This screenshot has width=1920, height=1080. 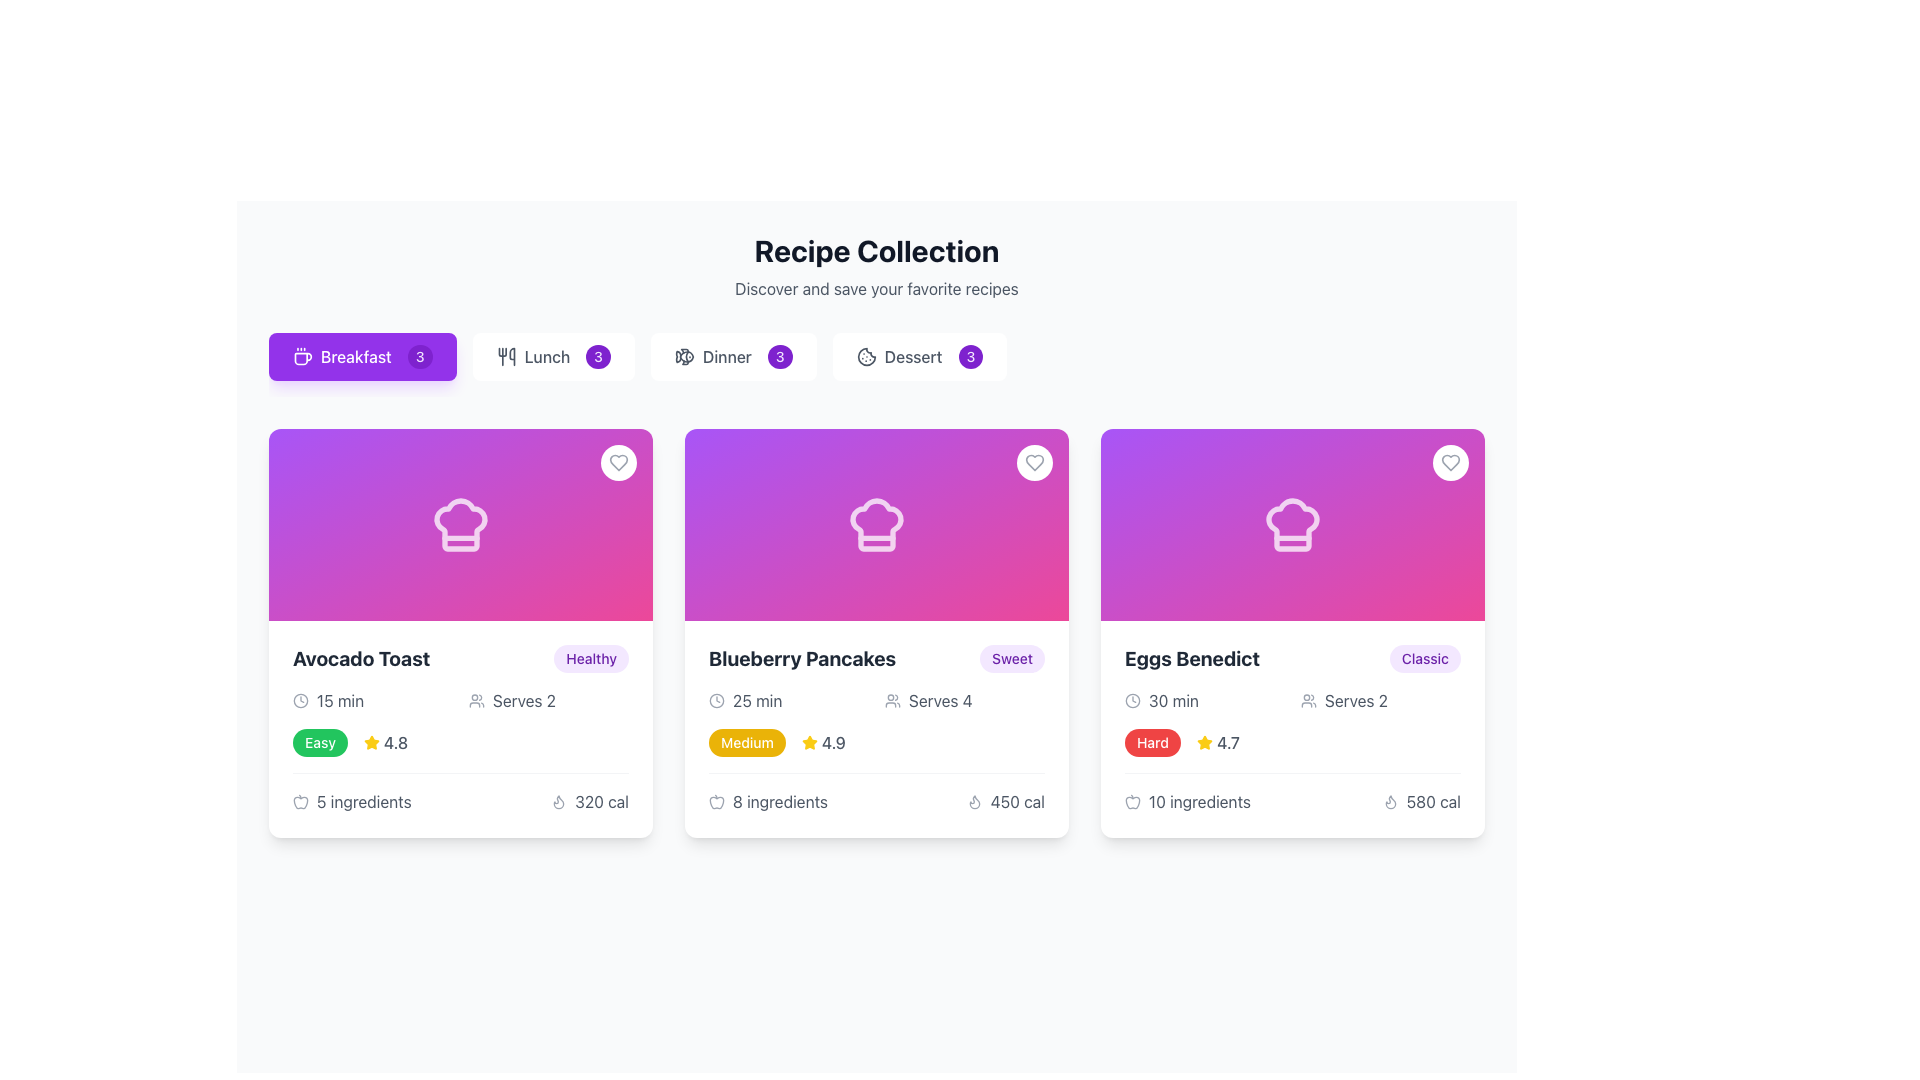 I want to click on the apple icon representing ingredients, located to the left of the '5 ingredients' text at the bottom-left corner of the recipe card for 'Avocado Toast', so click(x=300, y=801).